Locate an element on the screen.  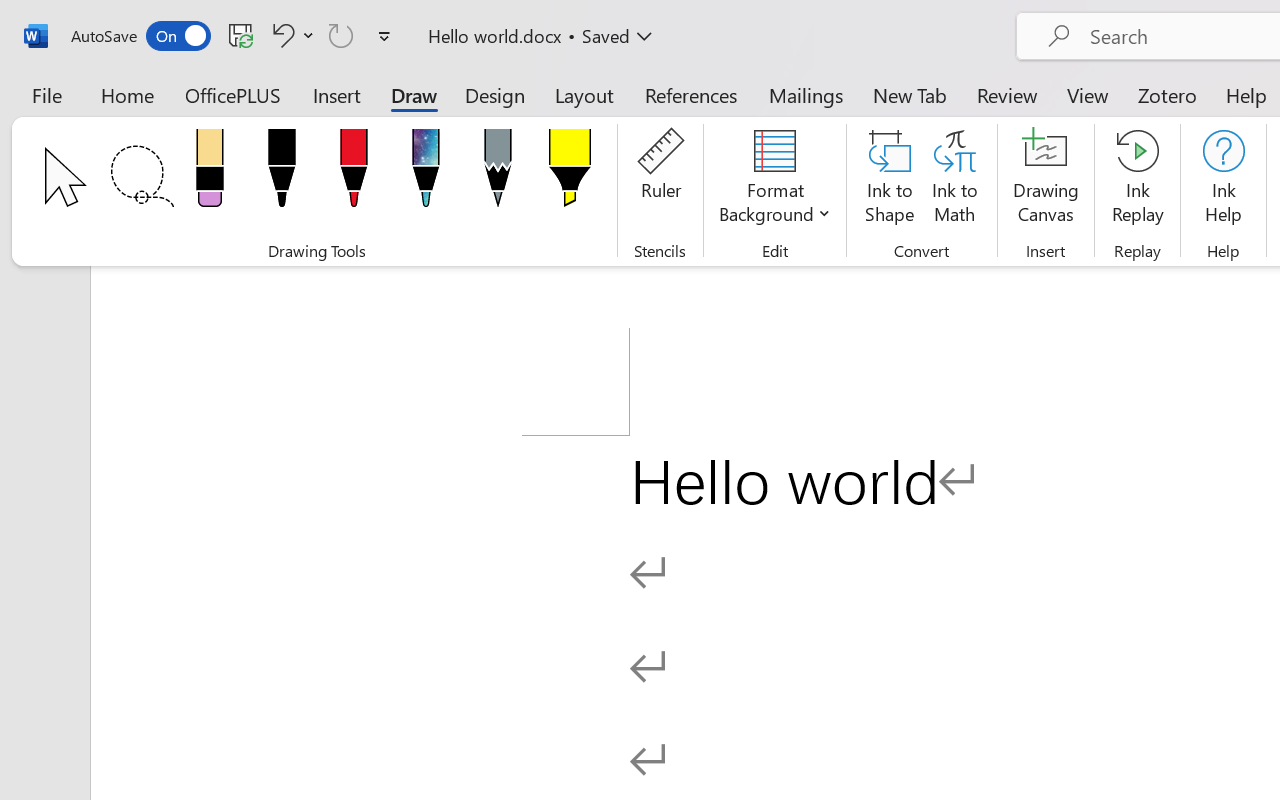
'Design' is located at coordinates (495, 94).